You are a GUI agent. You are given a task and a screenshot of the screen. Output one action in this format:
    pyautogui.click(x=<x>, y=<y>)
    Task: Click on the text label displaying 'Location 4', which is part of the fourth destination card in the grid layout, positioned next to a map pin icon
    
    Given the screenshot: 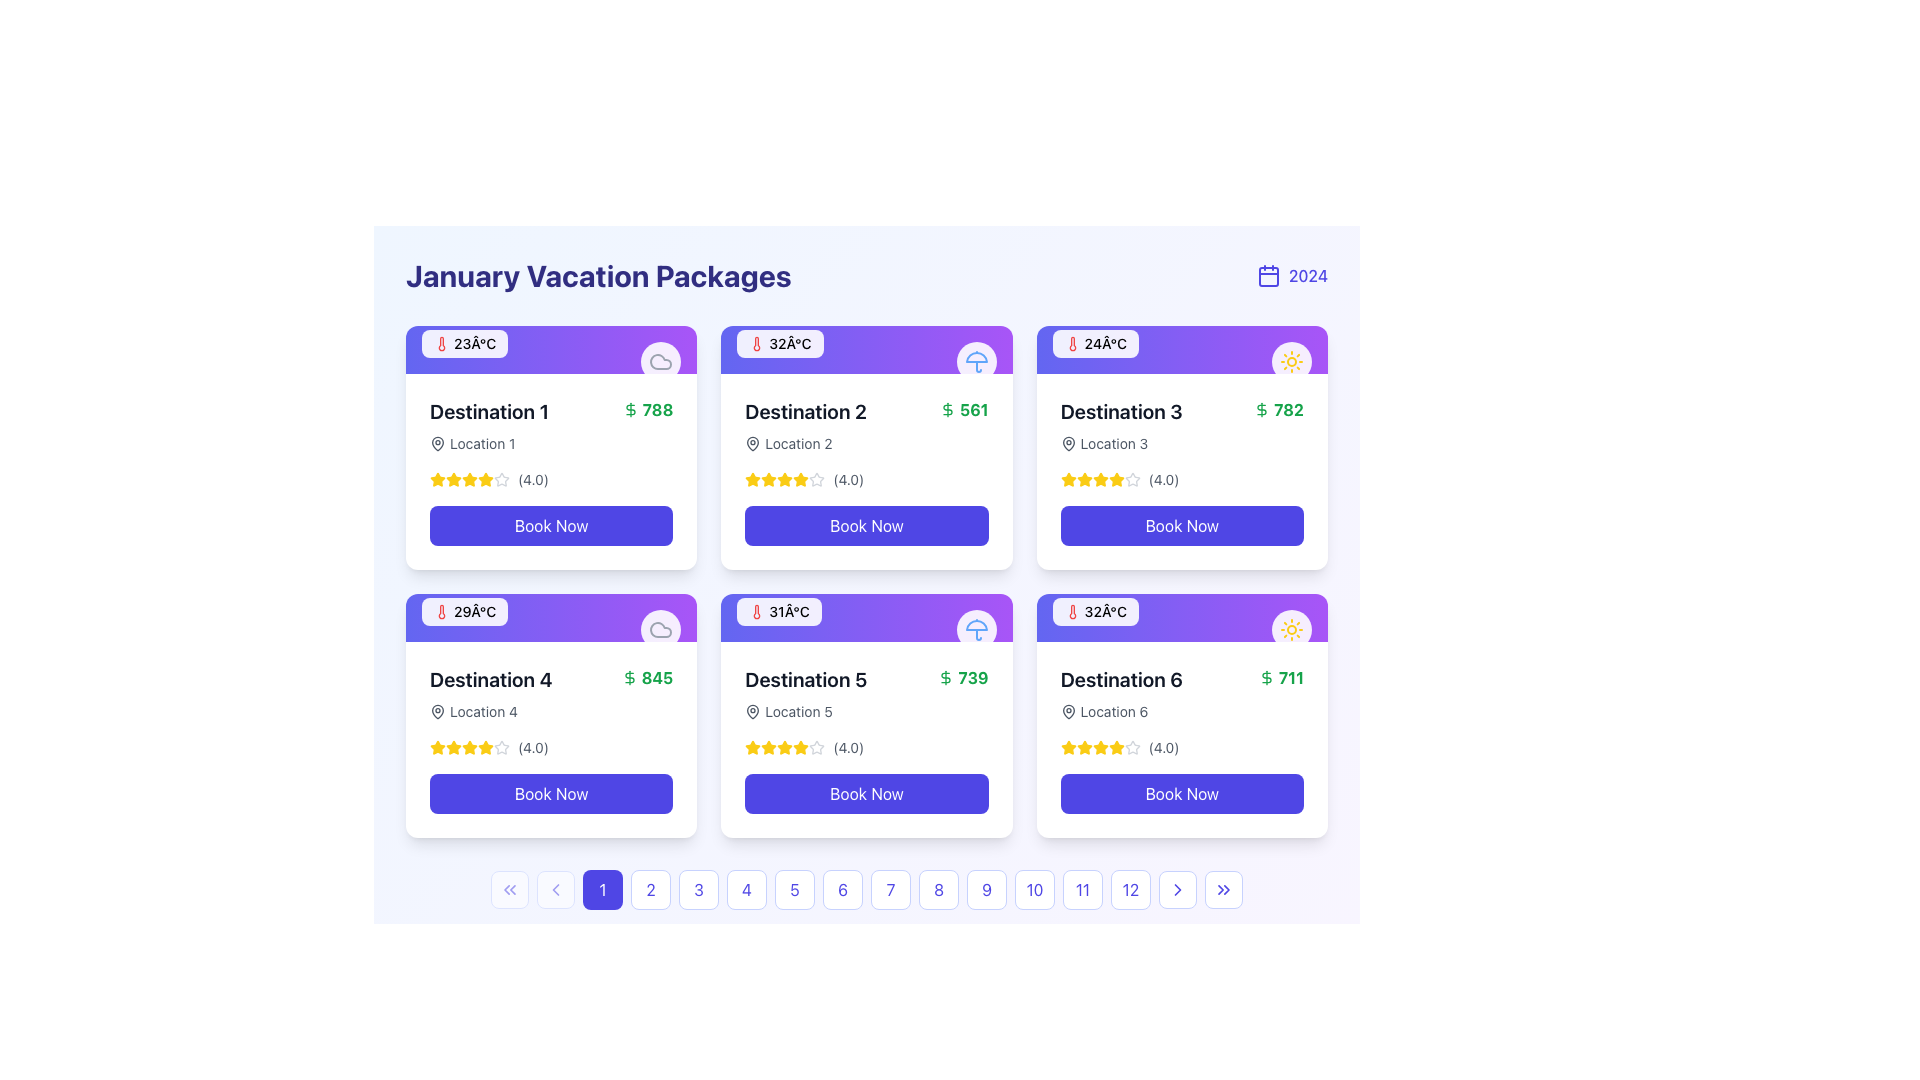 What is the action you would take?
    pyautogui.click(x=484, y=711)
    